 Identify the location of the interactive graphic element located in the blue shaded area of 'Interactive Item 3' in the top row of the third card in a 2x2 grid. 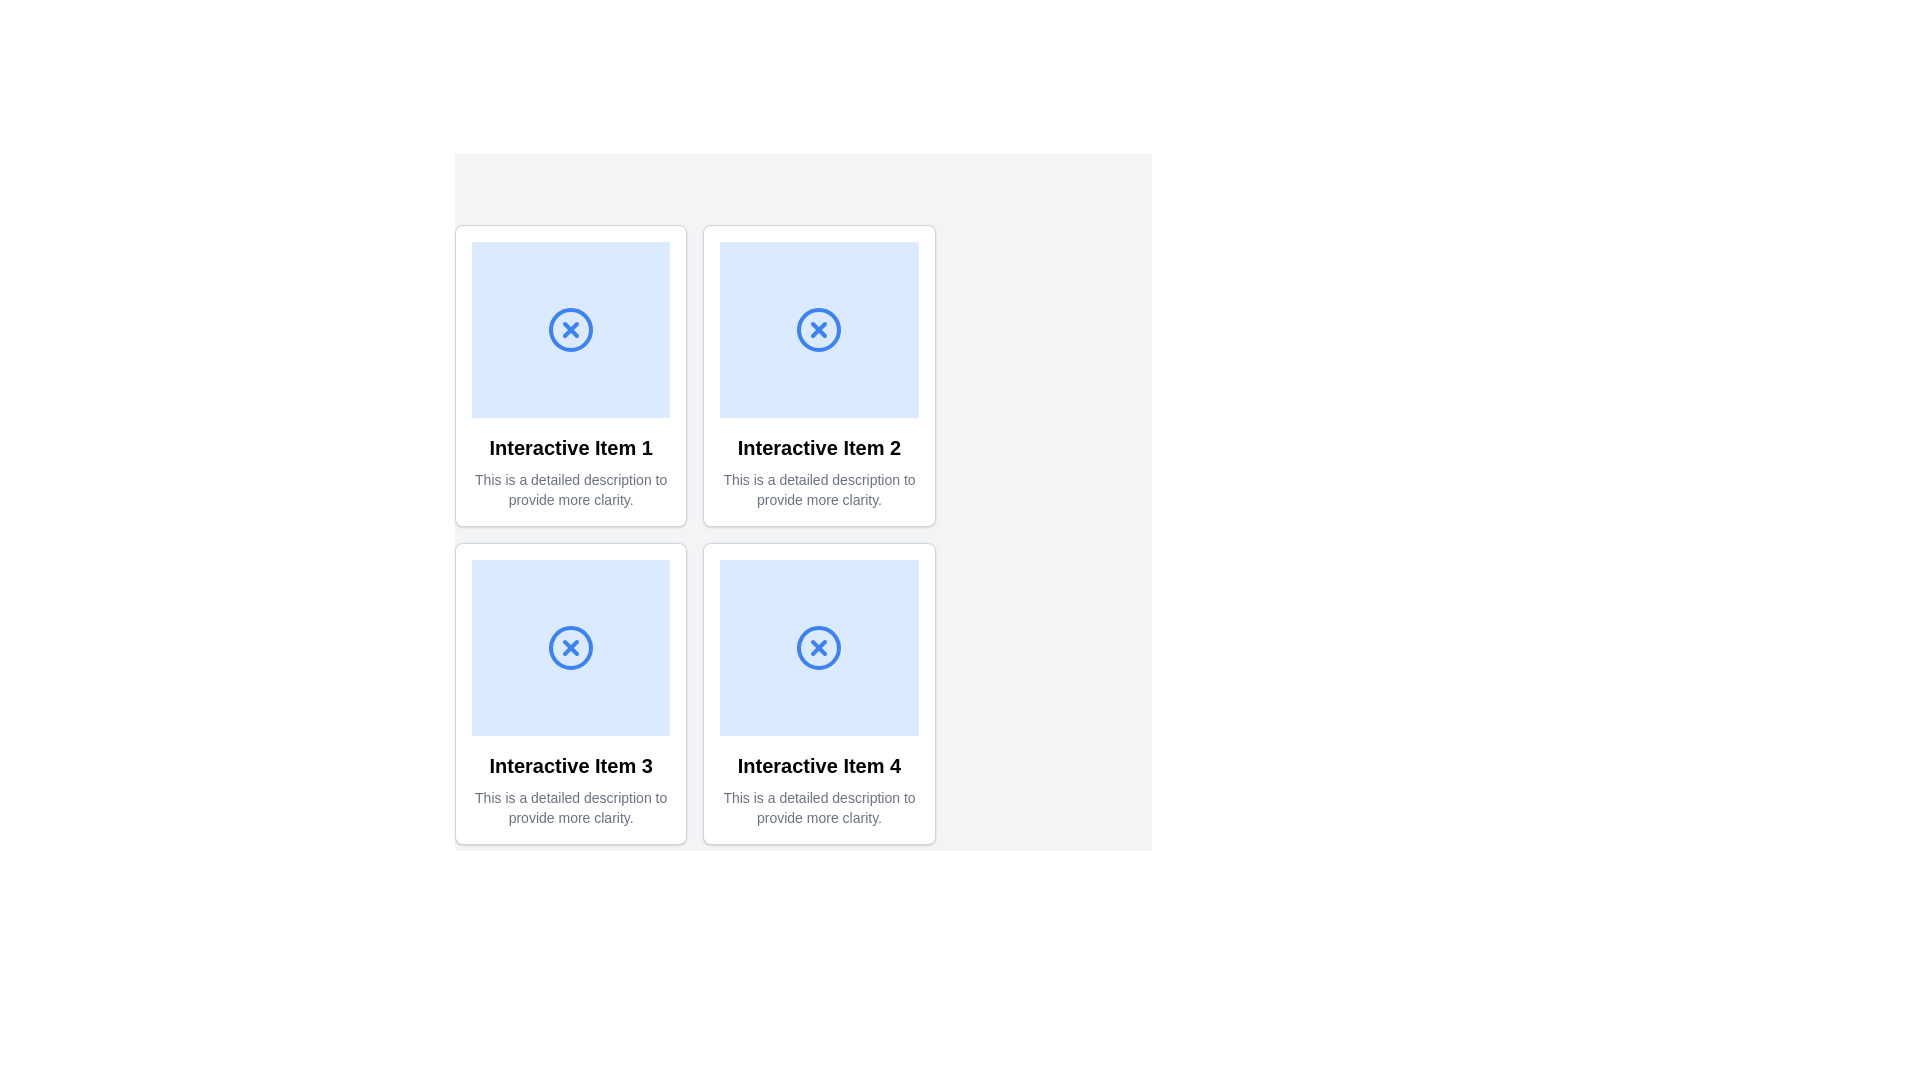
(570, 648).